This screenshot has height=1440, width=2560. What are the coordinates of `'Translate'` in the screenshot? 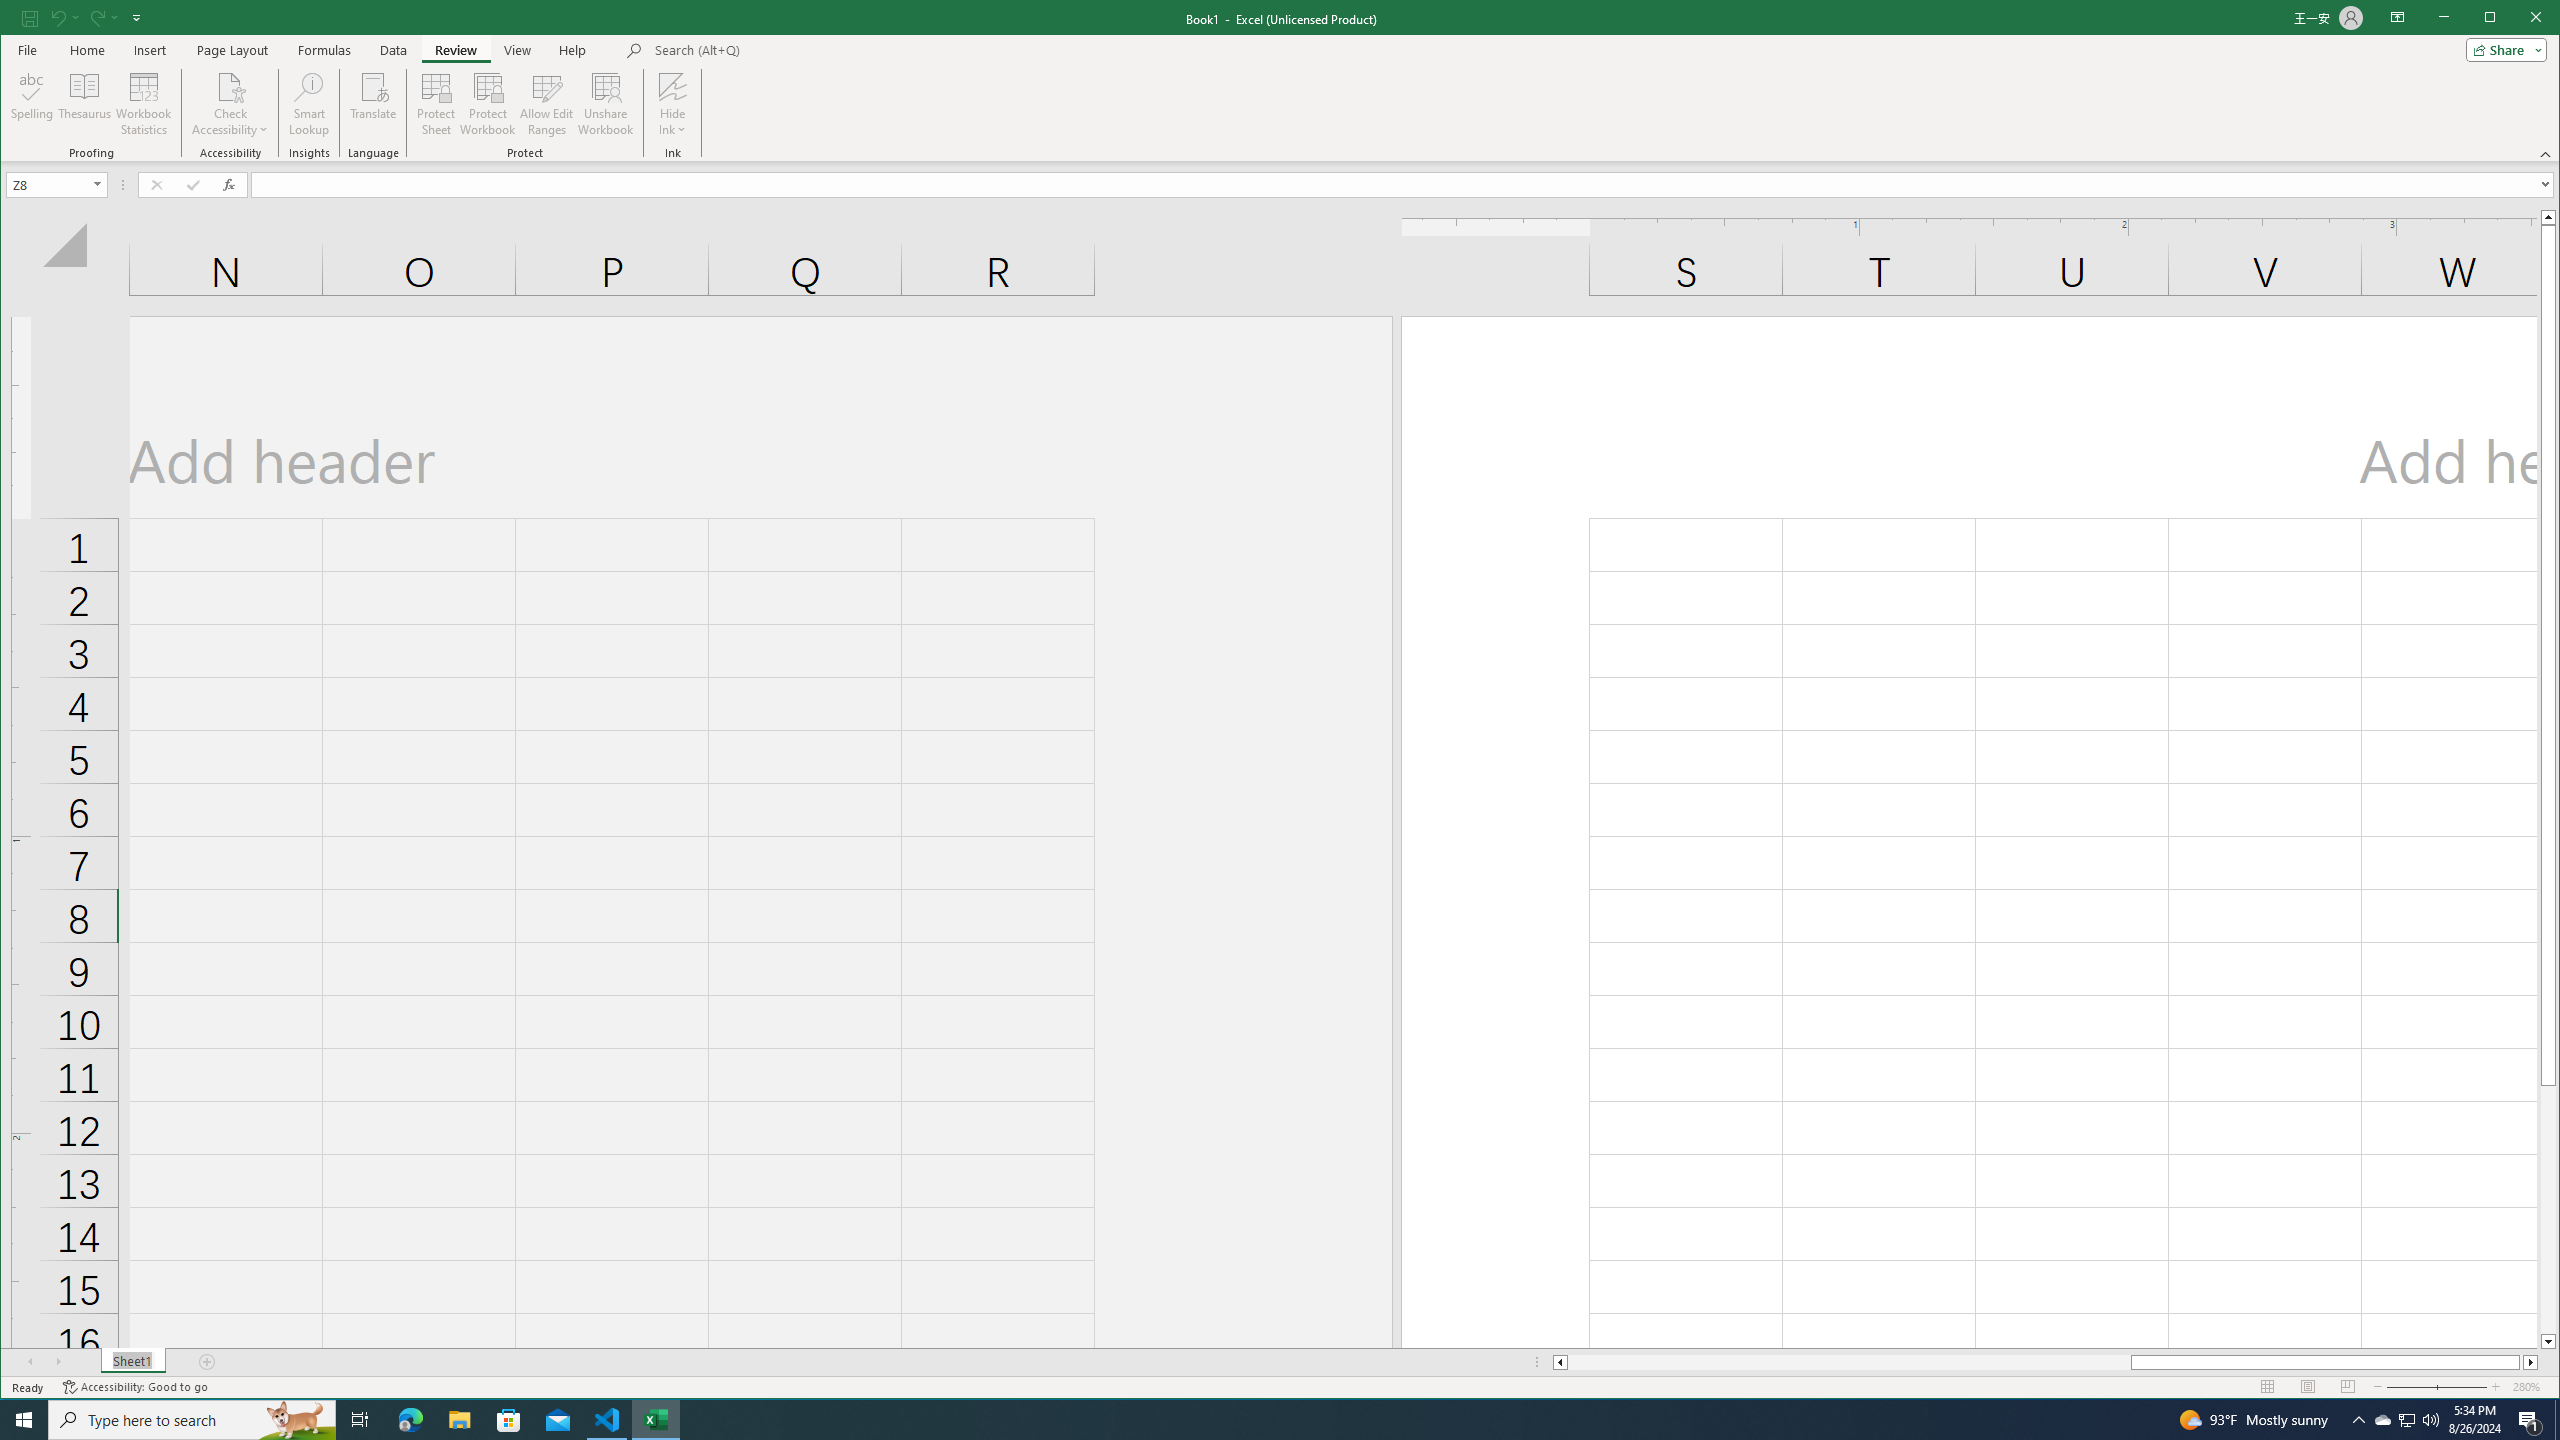 It's located at (372, 103).